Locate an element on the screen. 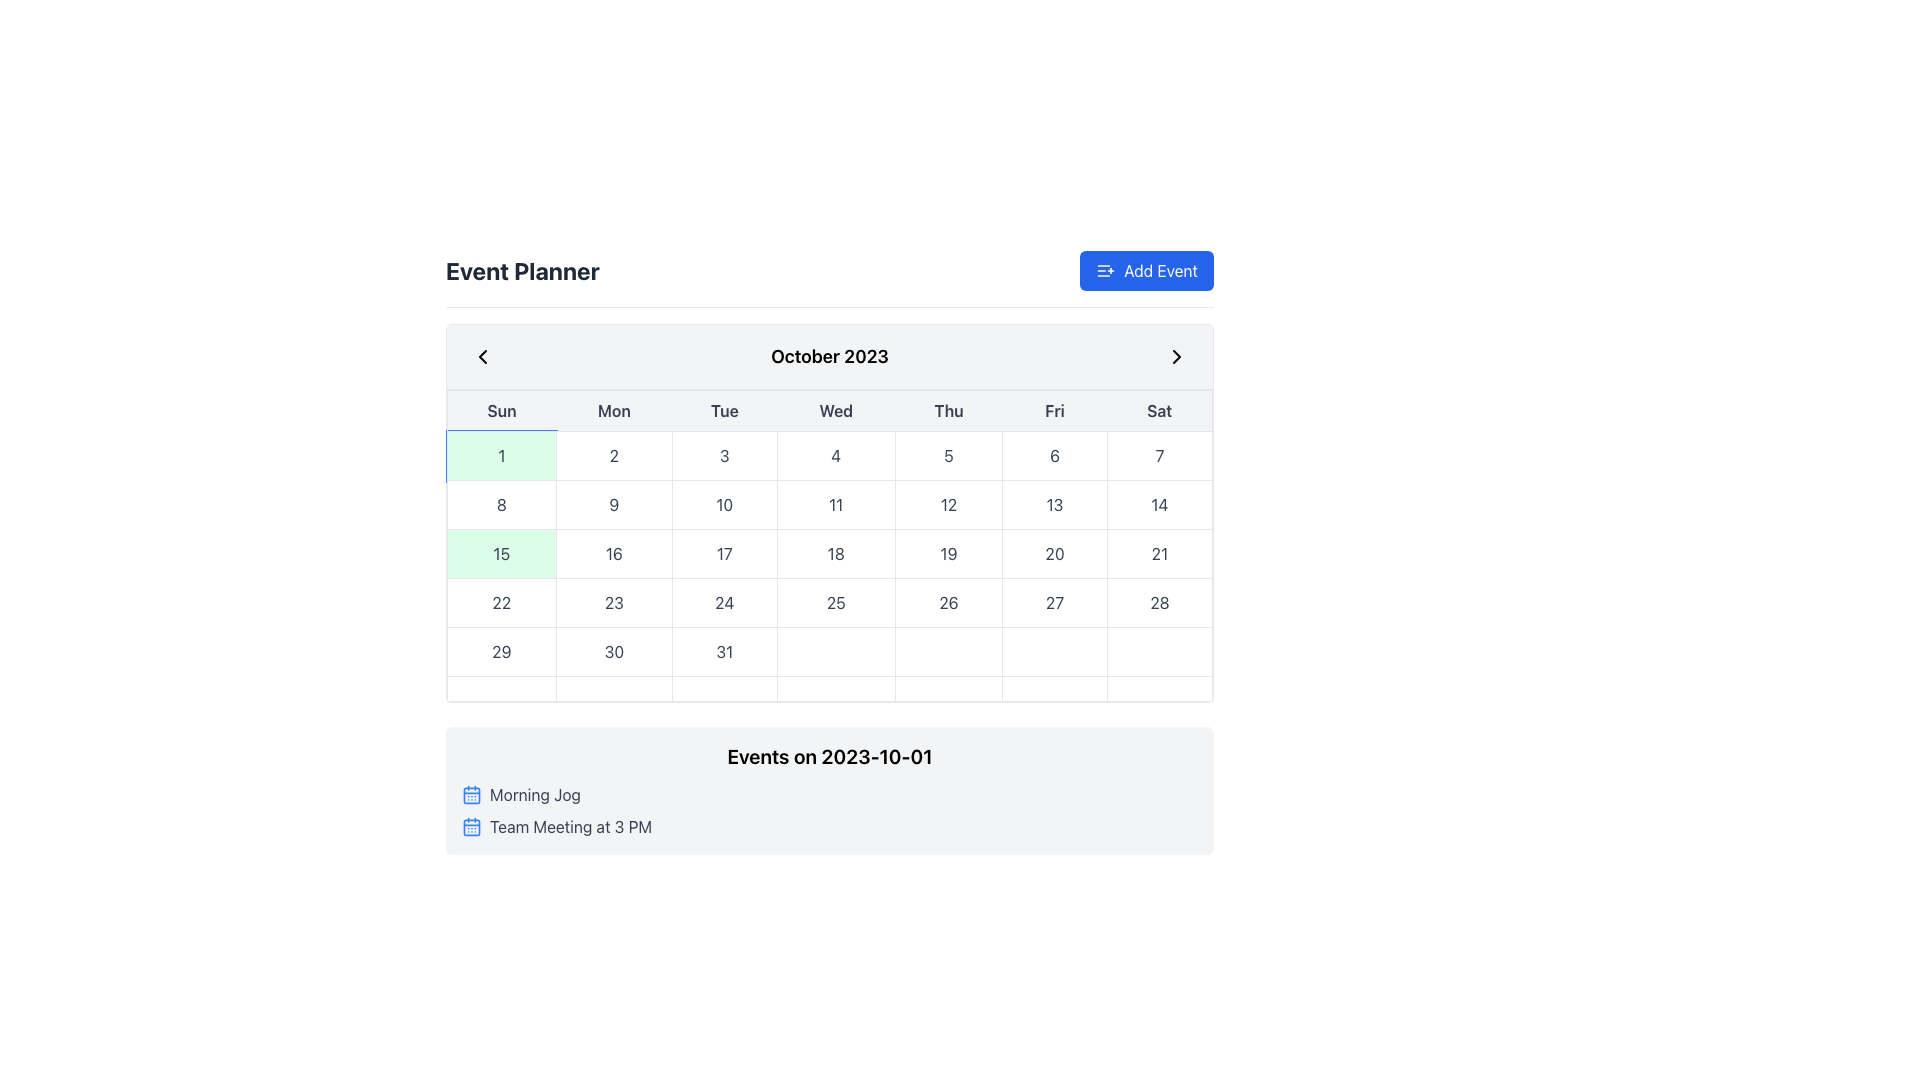  the Button icon located at the top left corner of the monthly calendar header is located at coordinates (483, 356).